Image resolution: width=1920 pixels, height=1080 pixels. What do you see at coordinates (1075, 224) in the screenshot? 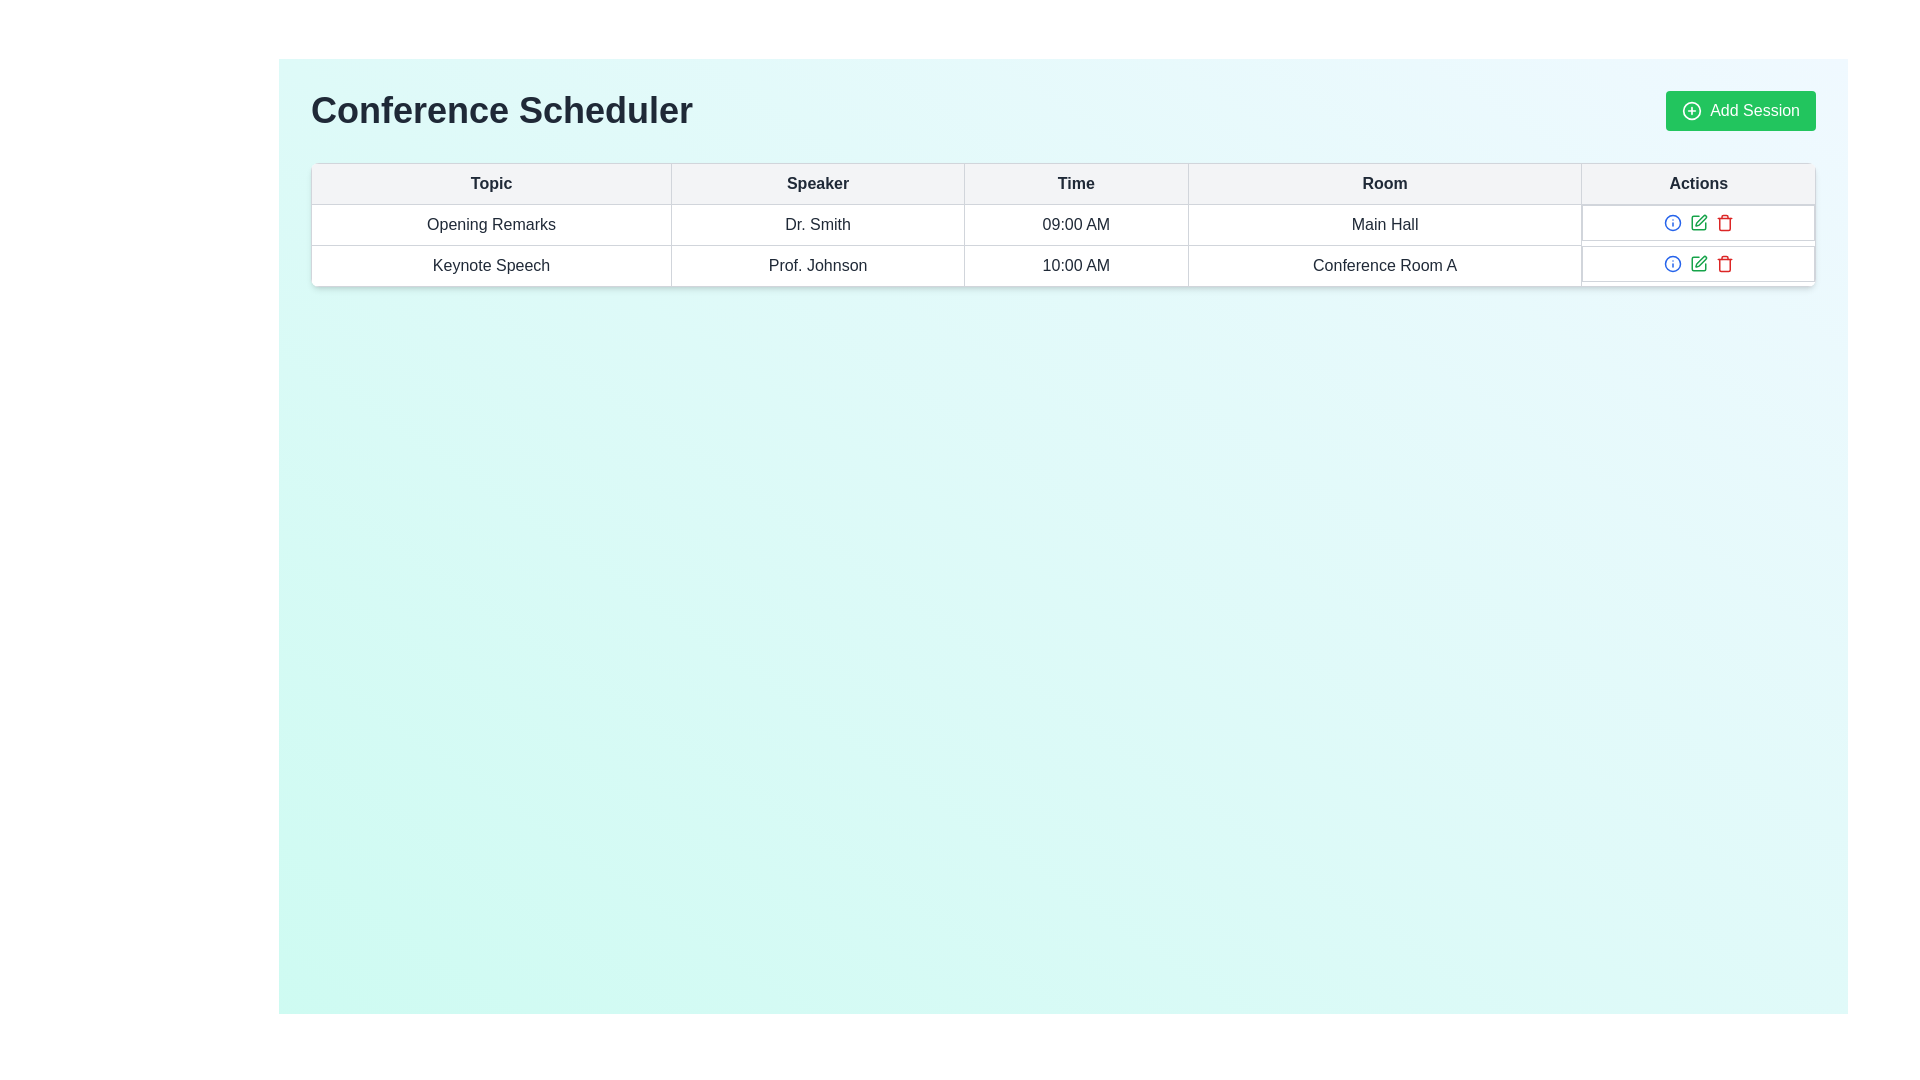
I see `displayed time in the 'Opening Remarks' session's Text display cell located in the third column of the first row of the table` at bounding box center [1075, 224].